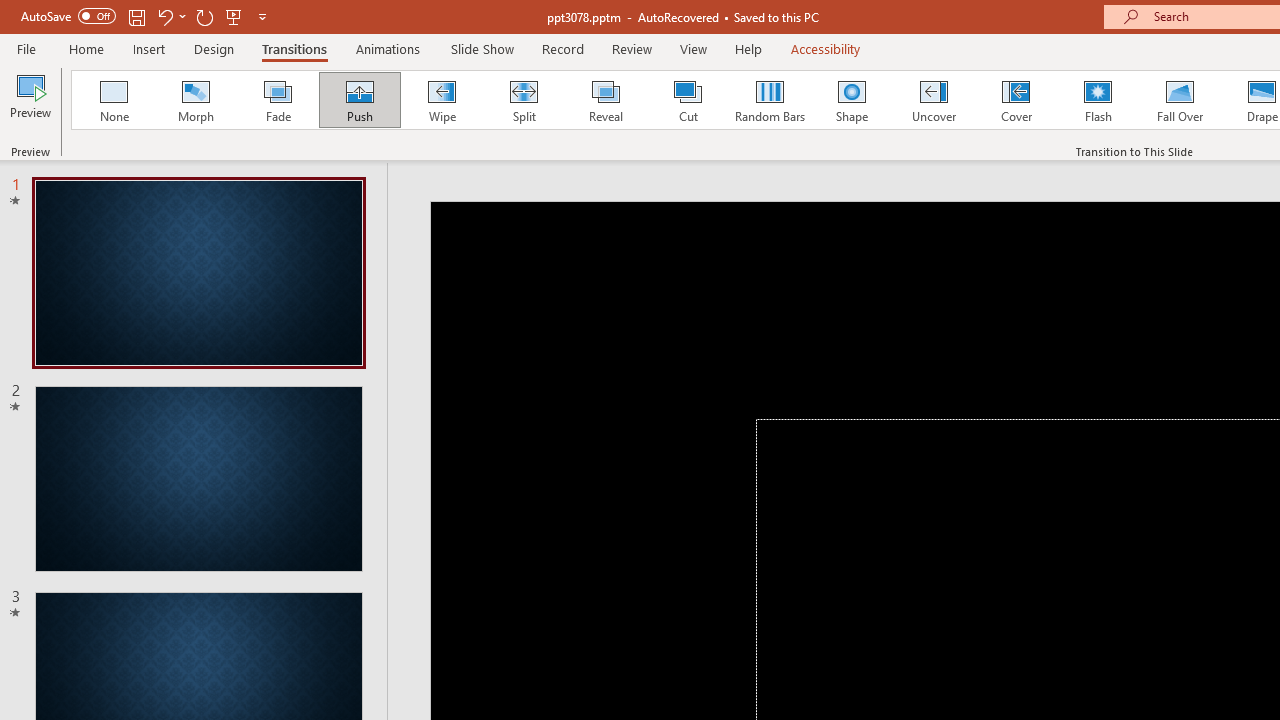 The height and width of the screenshot is (720, 1280). I want to click on 'Wipe', so click(440, 100).